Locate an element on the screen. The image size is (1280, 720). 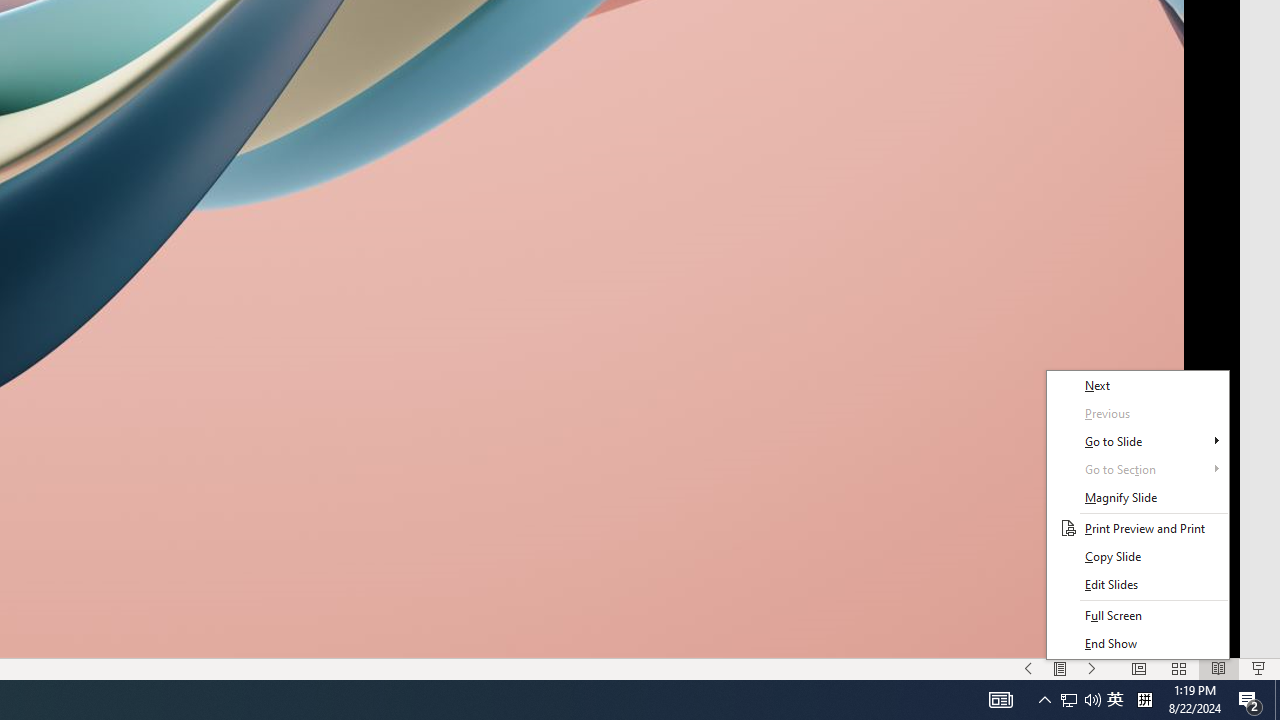
'Full Screen' is located at coordinates (1137, 614).